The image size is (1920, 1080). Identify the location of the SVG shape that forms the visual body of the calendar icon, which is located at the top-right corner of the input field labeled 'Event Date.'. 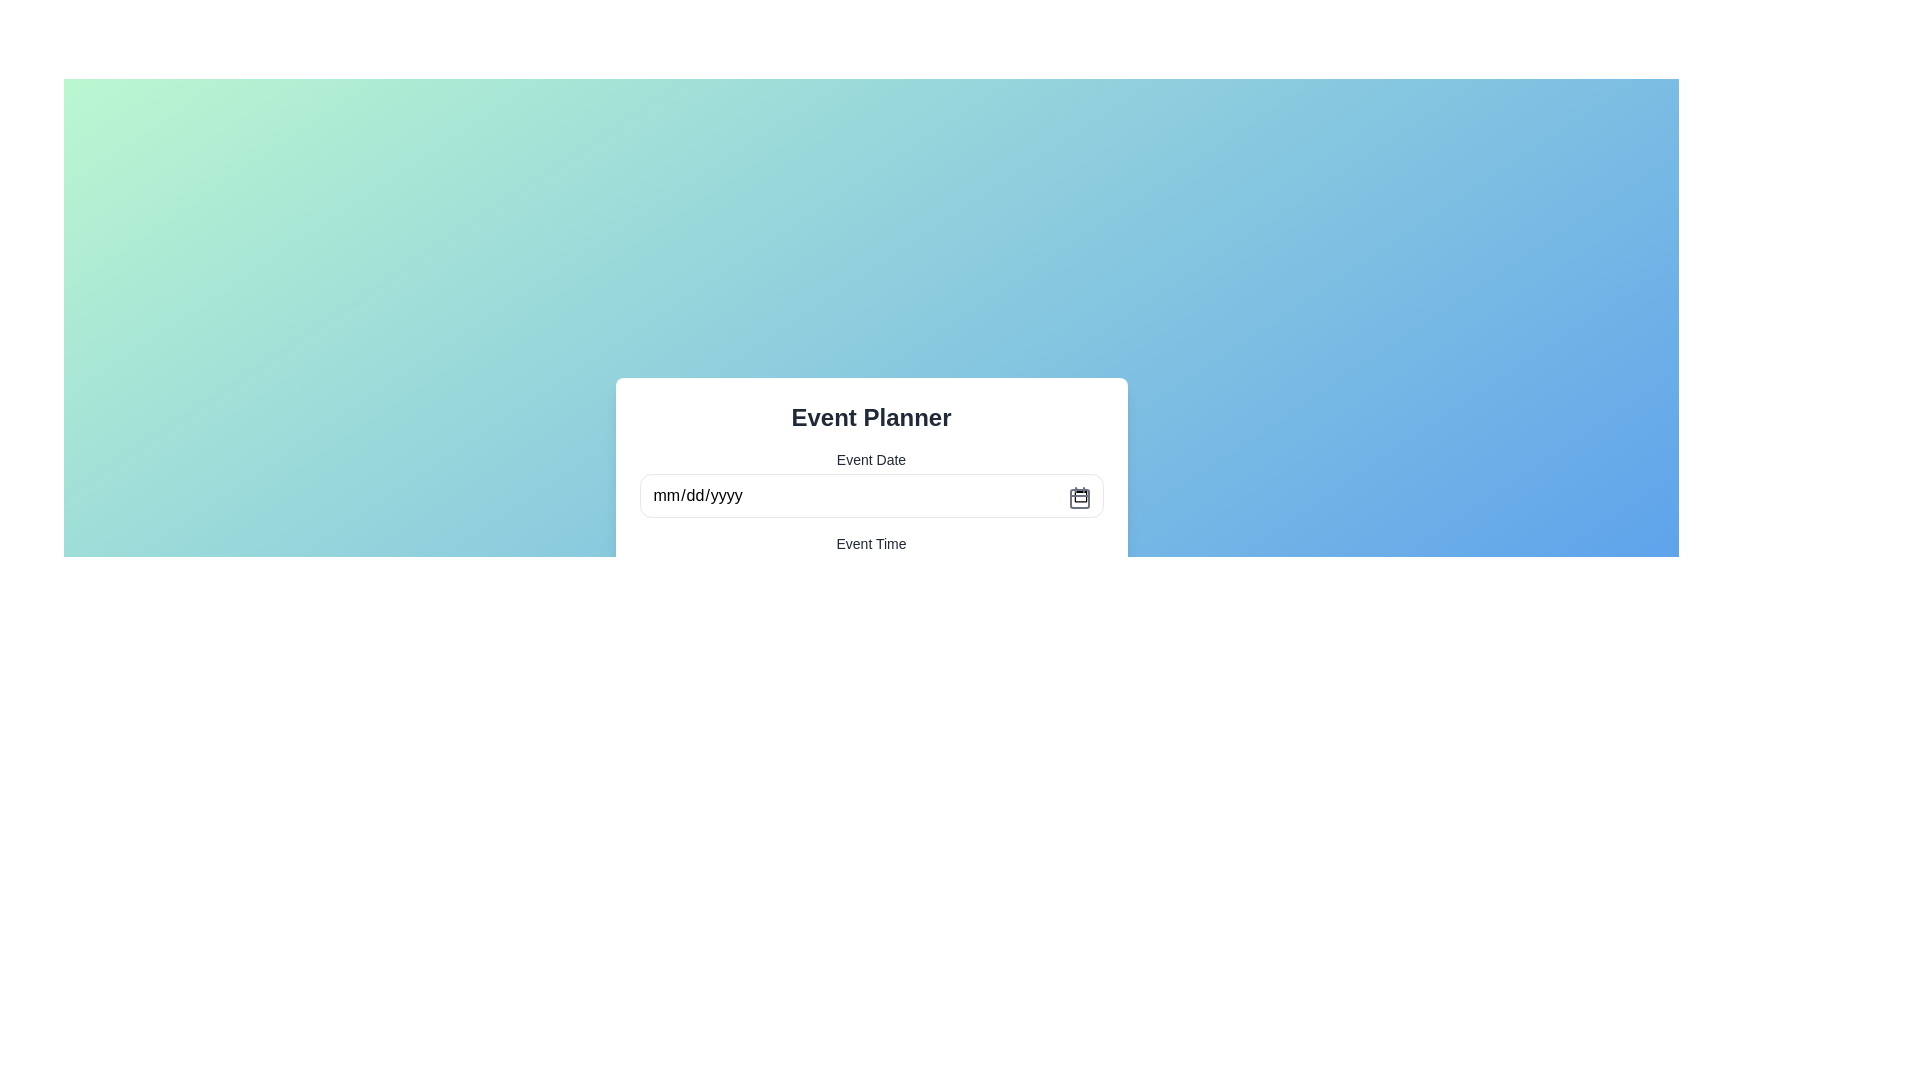
(1078, 497).